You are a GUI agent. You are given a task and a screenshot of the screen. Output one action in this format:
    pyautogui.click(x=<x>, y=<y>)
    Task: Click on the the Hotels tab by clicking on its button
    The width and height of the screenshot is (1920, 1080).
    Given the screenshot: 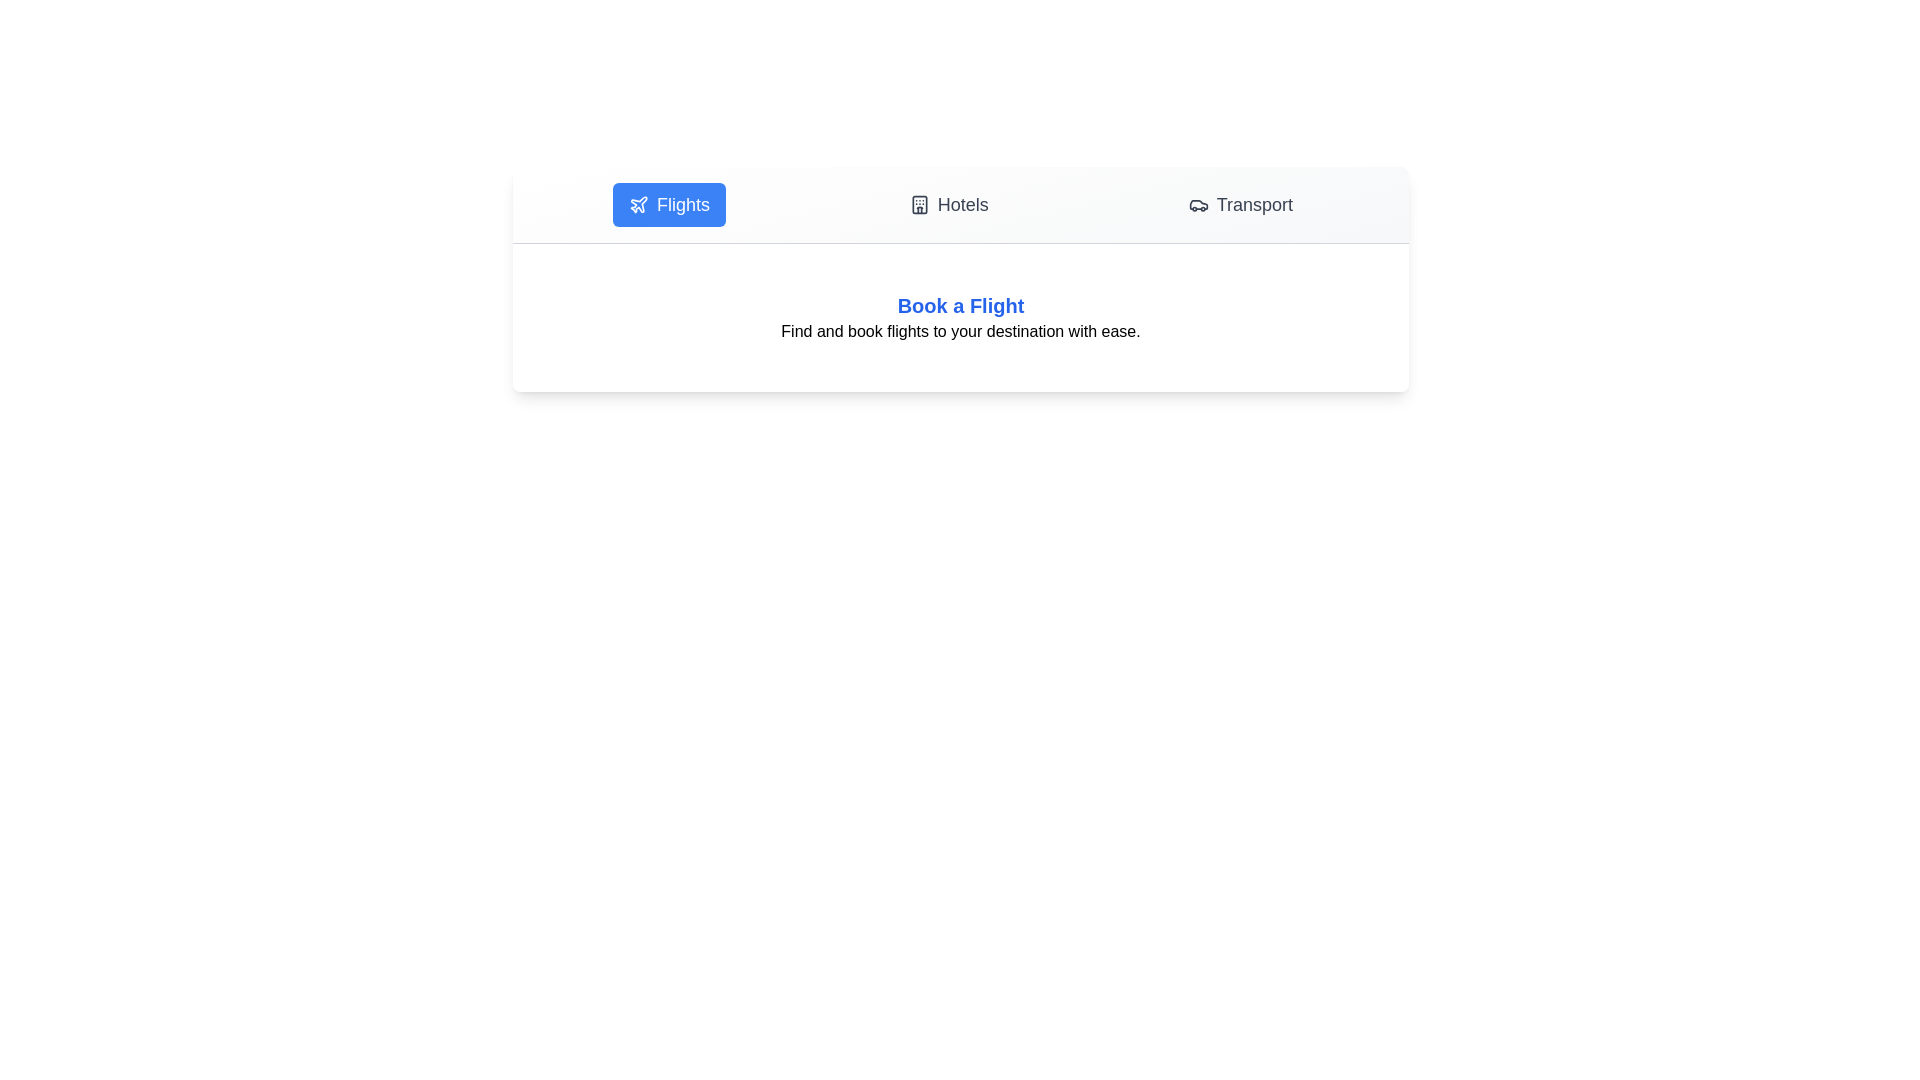 What is the action you would take?
    pyautogui.click(x=948, y=204)
    